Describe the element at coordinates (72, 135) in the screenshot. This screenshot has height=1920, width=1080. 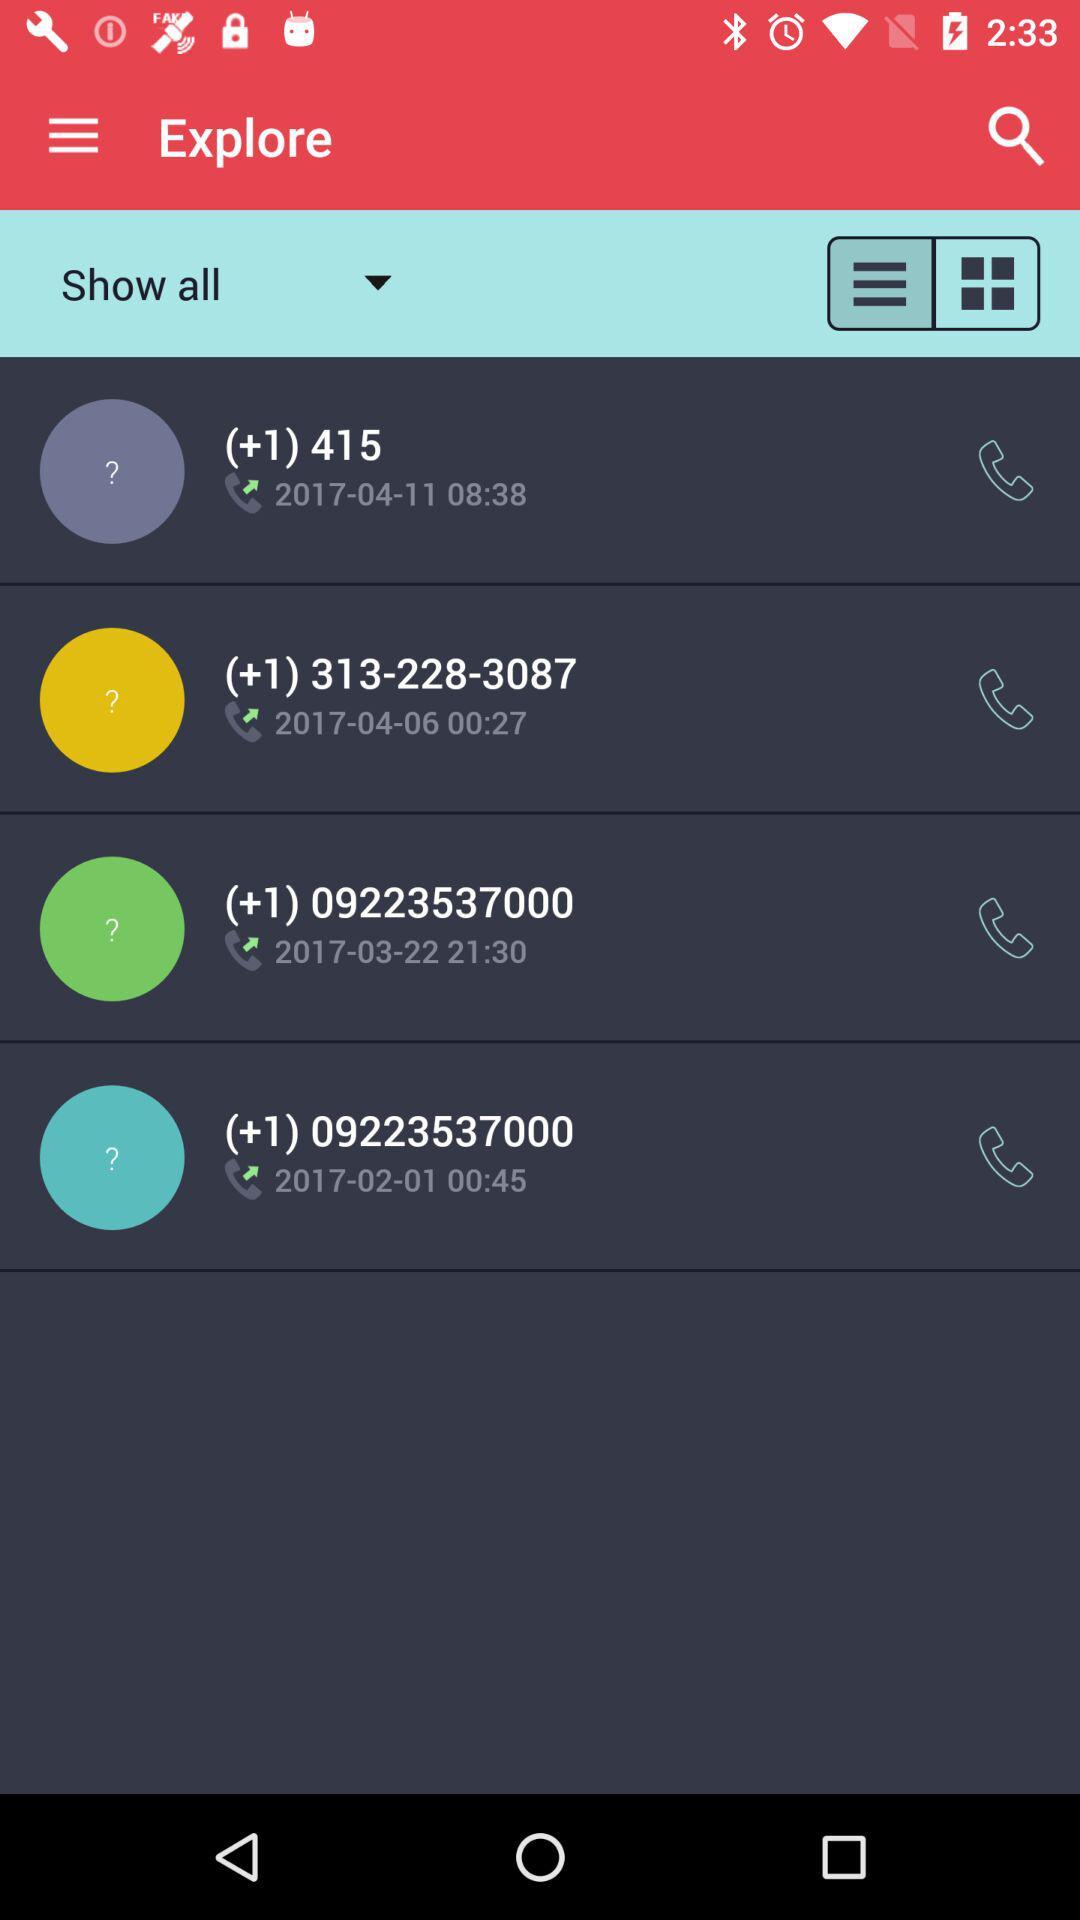
I see `app to the left of explore app` at that location.